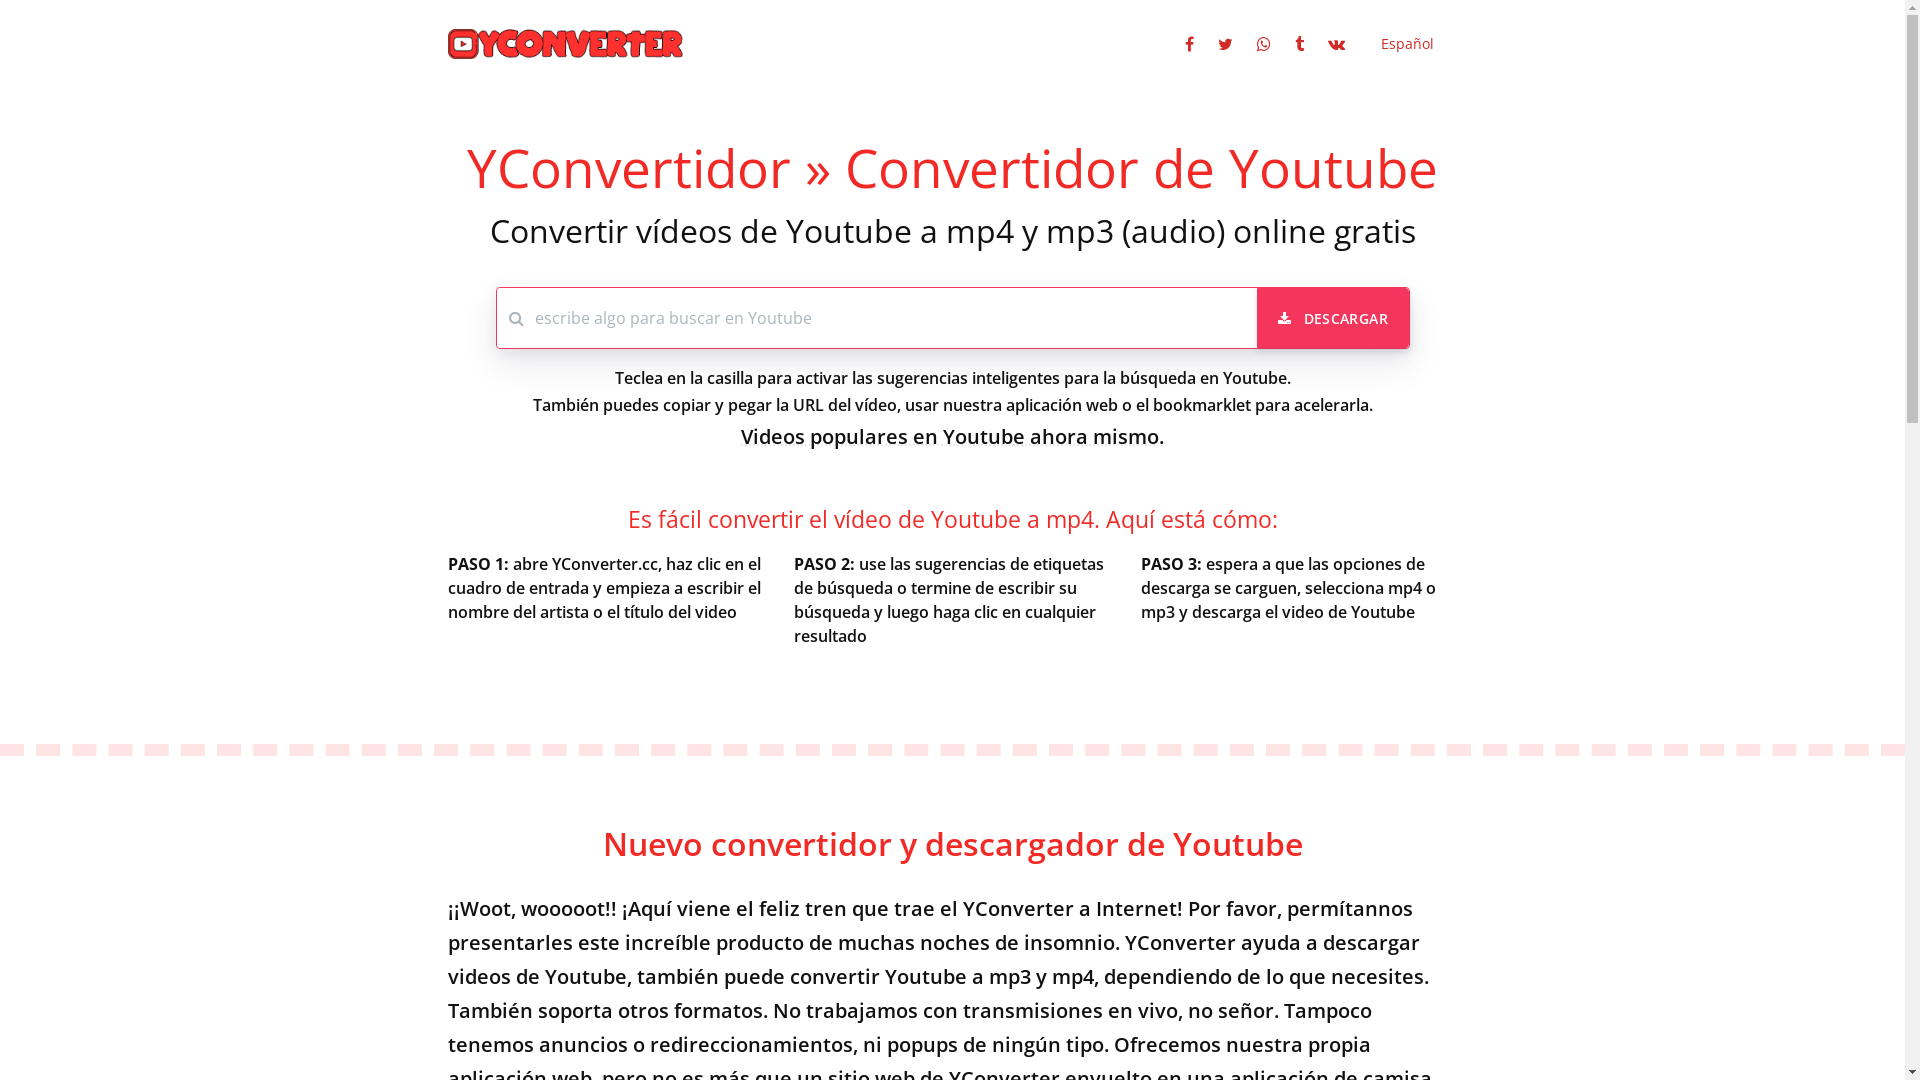 The image size is (1920, 1080). What do you see at coordinates (1298, 43) in the screenshot?
I see `'Compartir en Tumblr'` at bounding box center [1298, 43].